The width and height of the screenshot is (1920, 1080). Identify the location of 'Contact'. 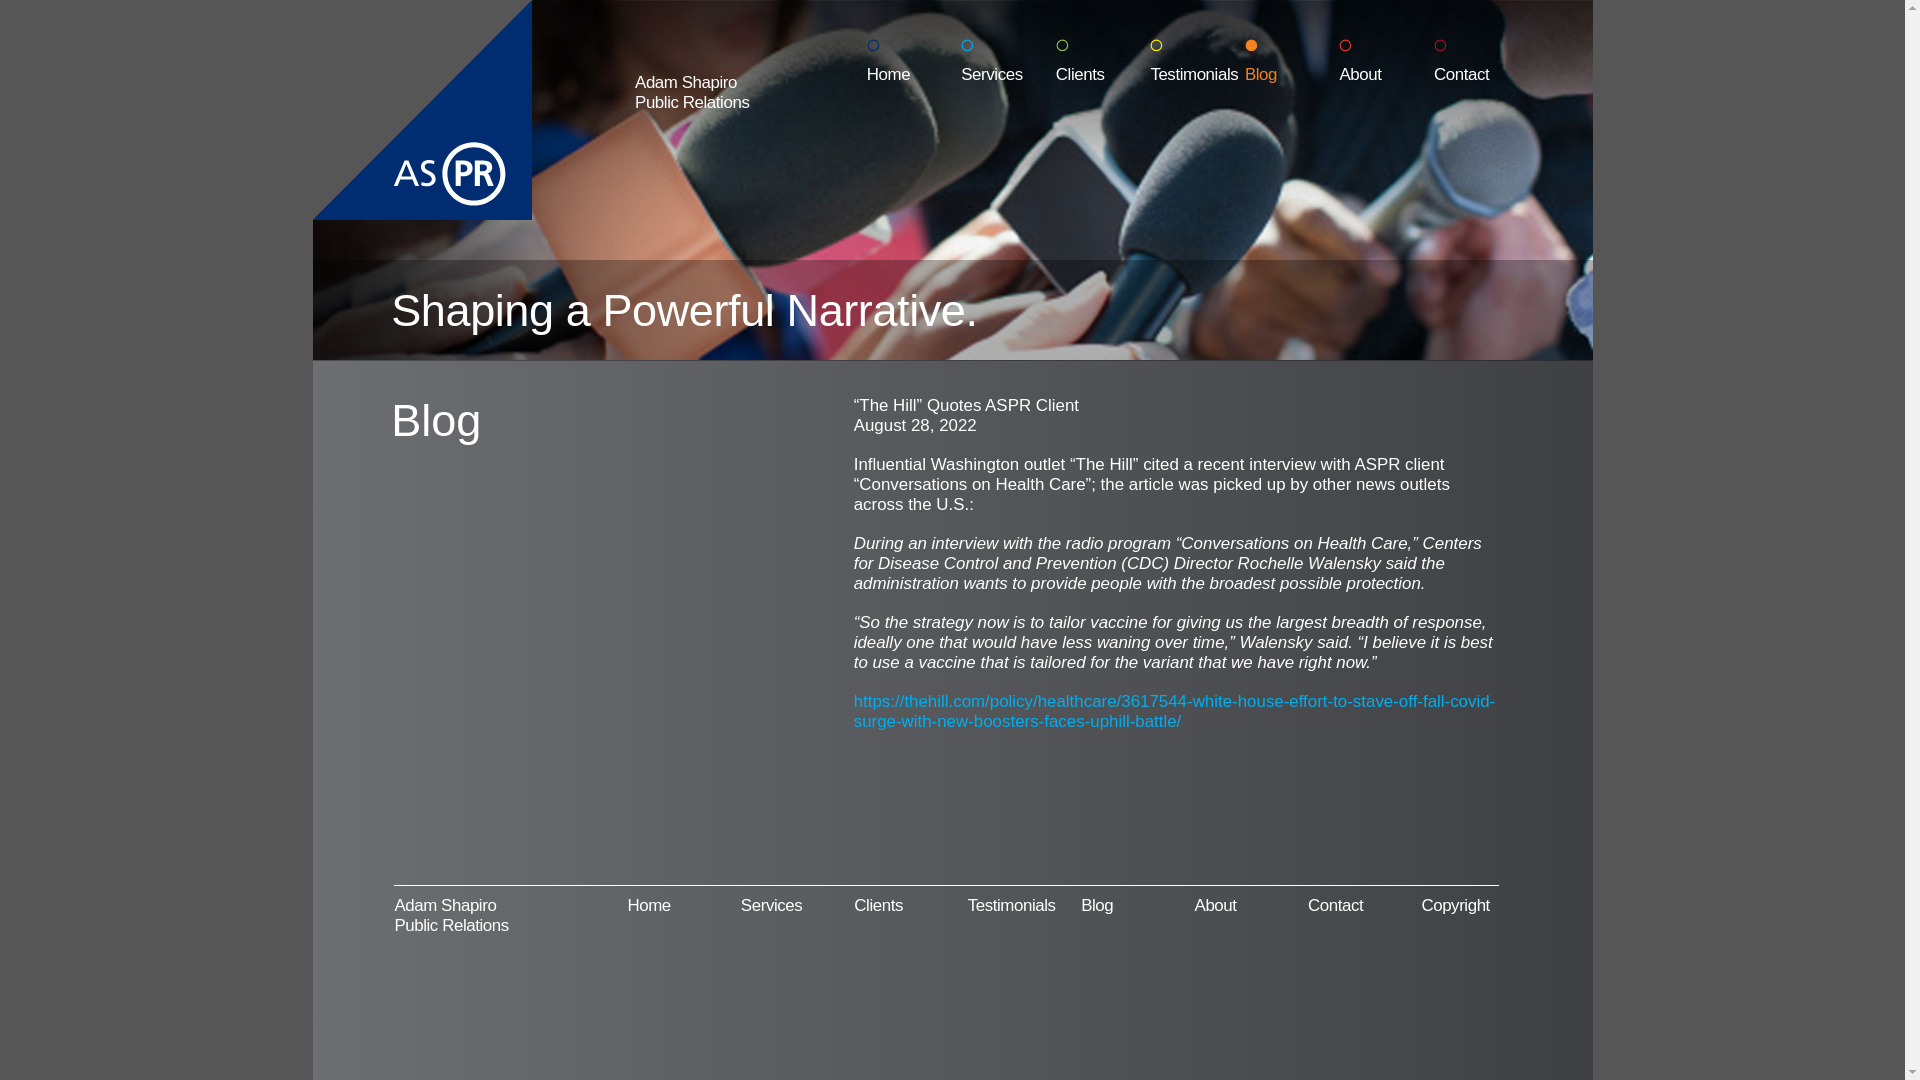
(1308, 905).